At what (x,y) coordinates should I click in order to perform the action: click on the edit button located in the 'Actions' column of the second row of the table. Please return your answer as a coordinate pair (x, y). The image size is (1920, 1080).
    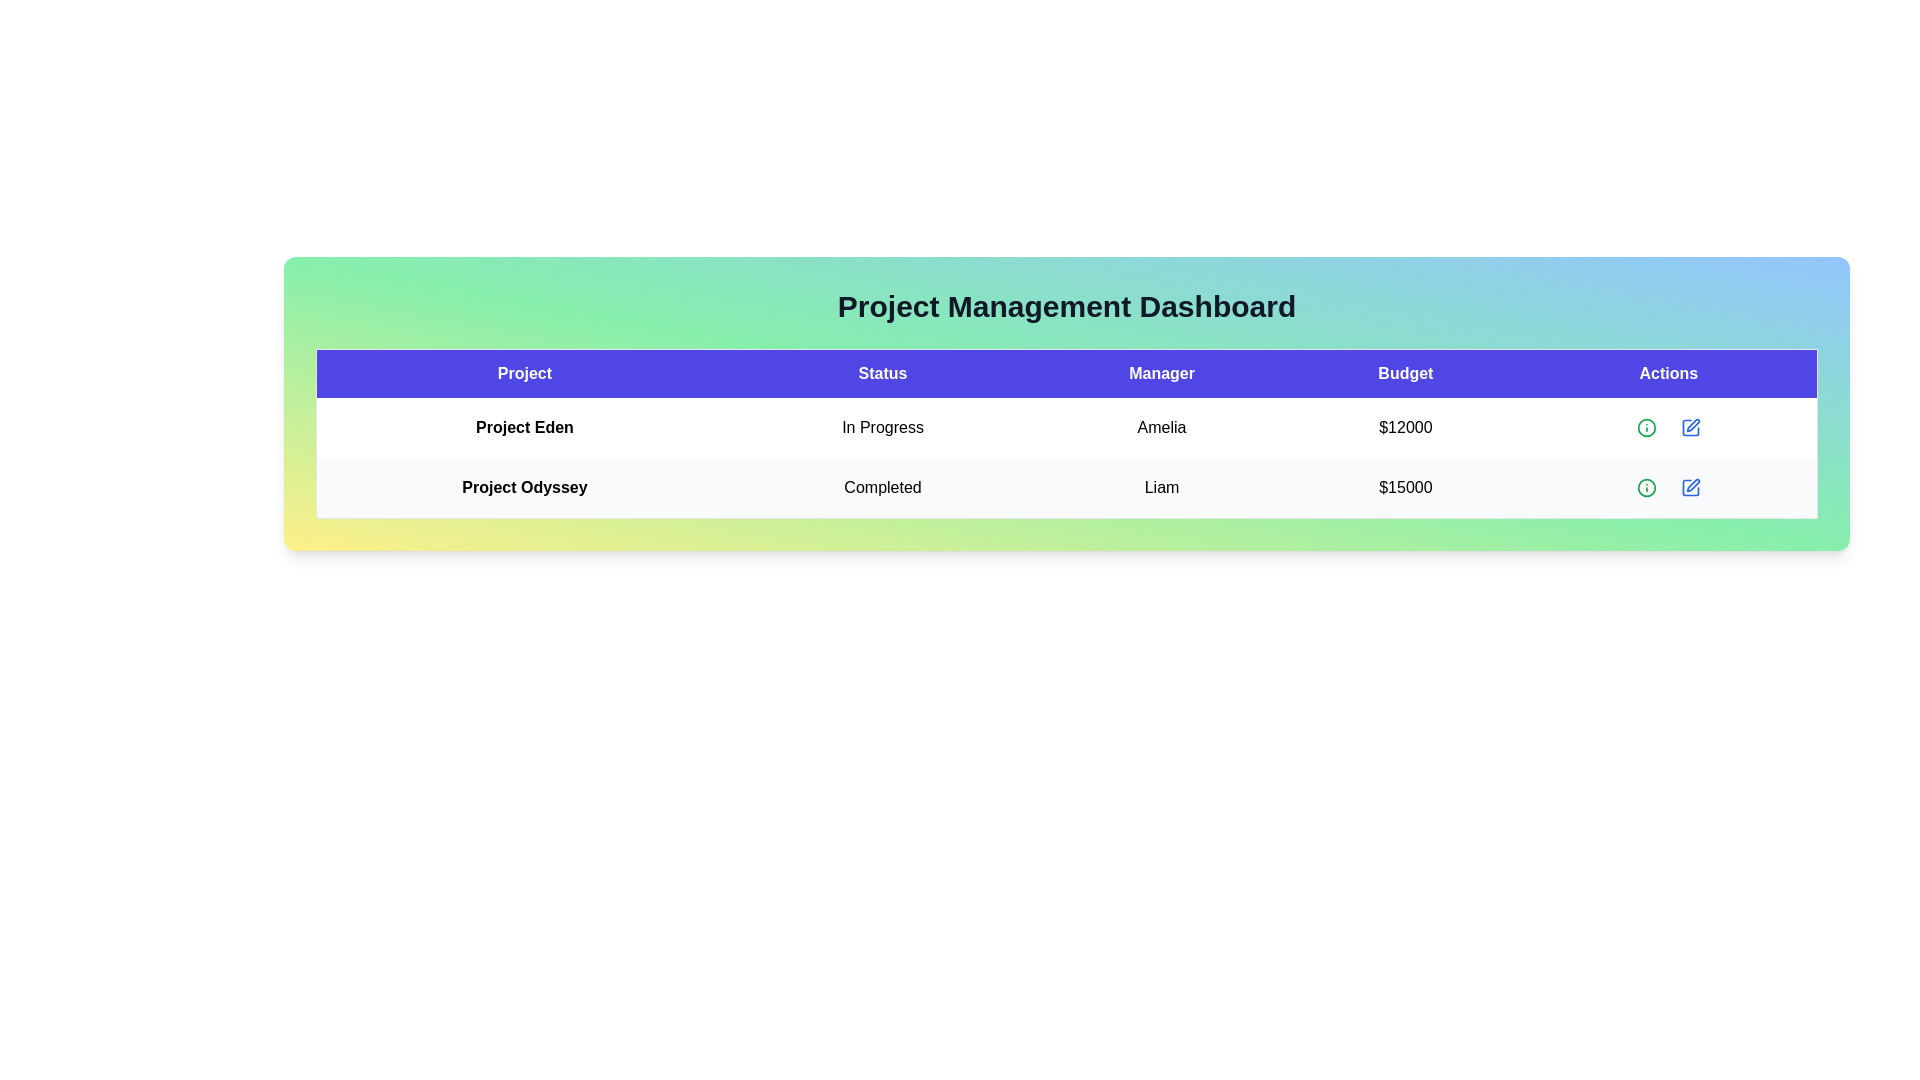
    Looking at the image, I should click on (1689, 488).